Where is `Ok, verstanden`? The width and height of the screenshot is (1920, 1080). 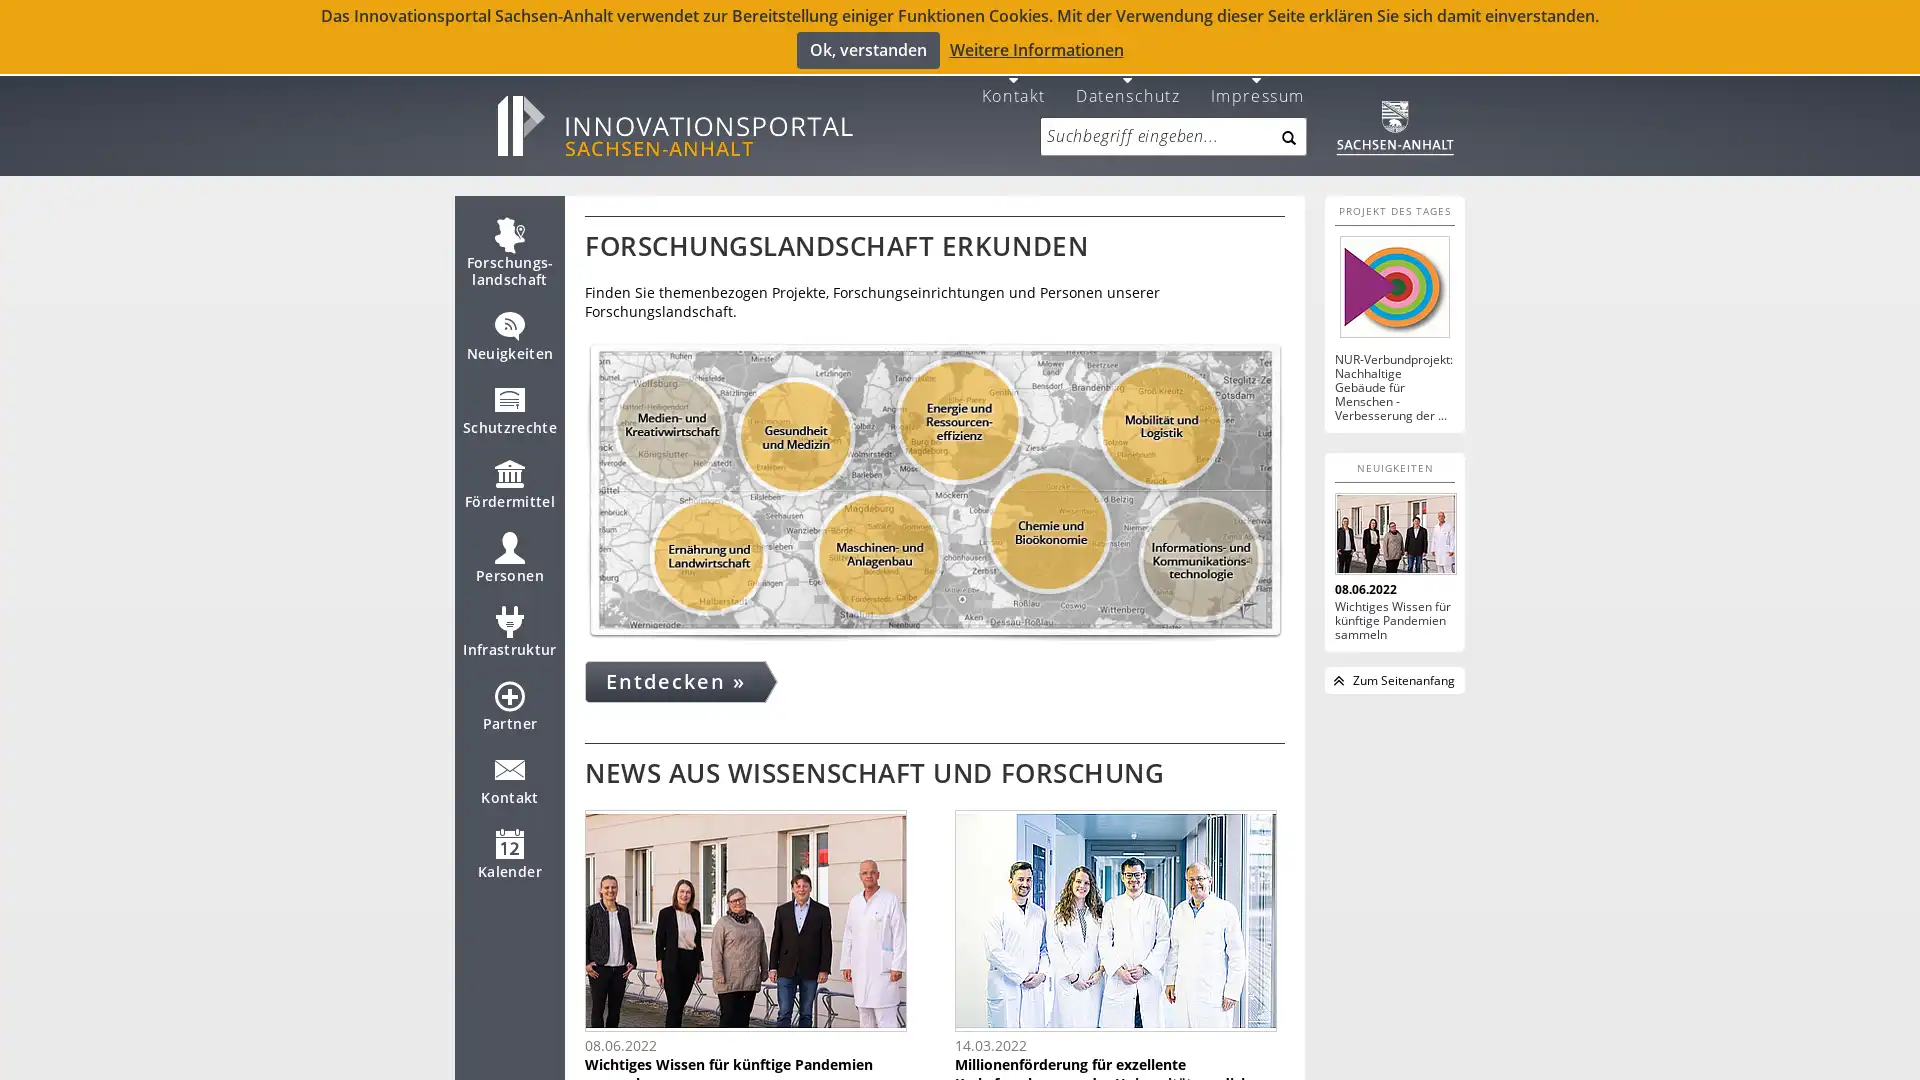
Ok, verstanden is located at coordinates (867, 49).